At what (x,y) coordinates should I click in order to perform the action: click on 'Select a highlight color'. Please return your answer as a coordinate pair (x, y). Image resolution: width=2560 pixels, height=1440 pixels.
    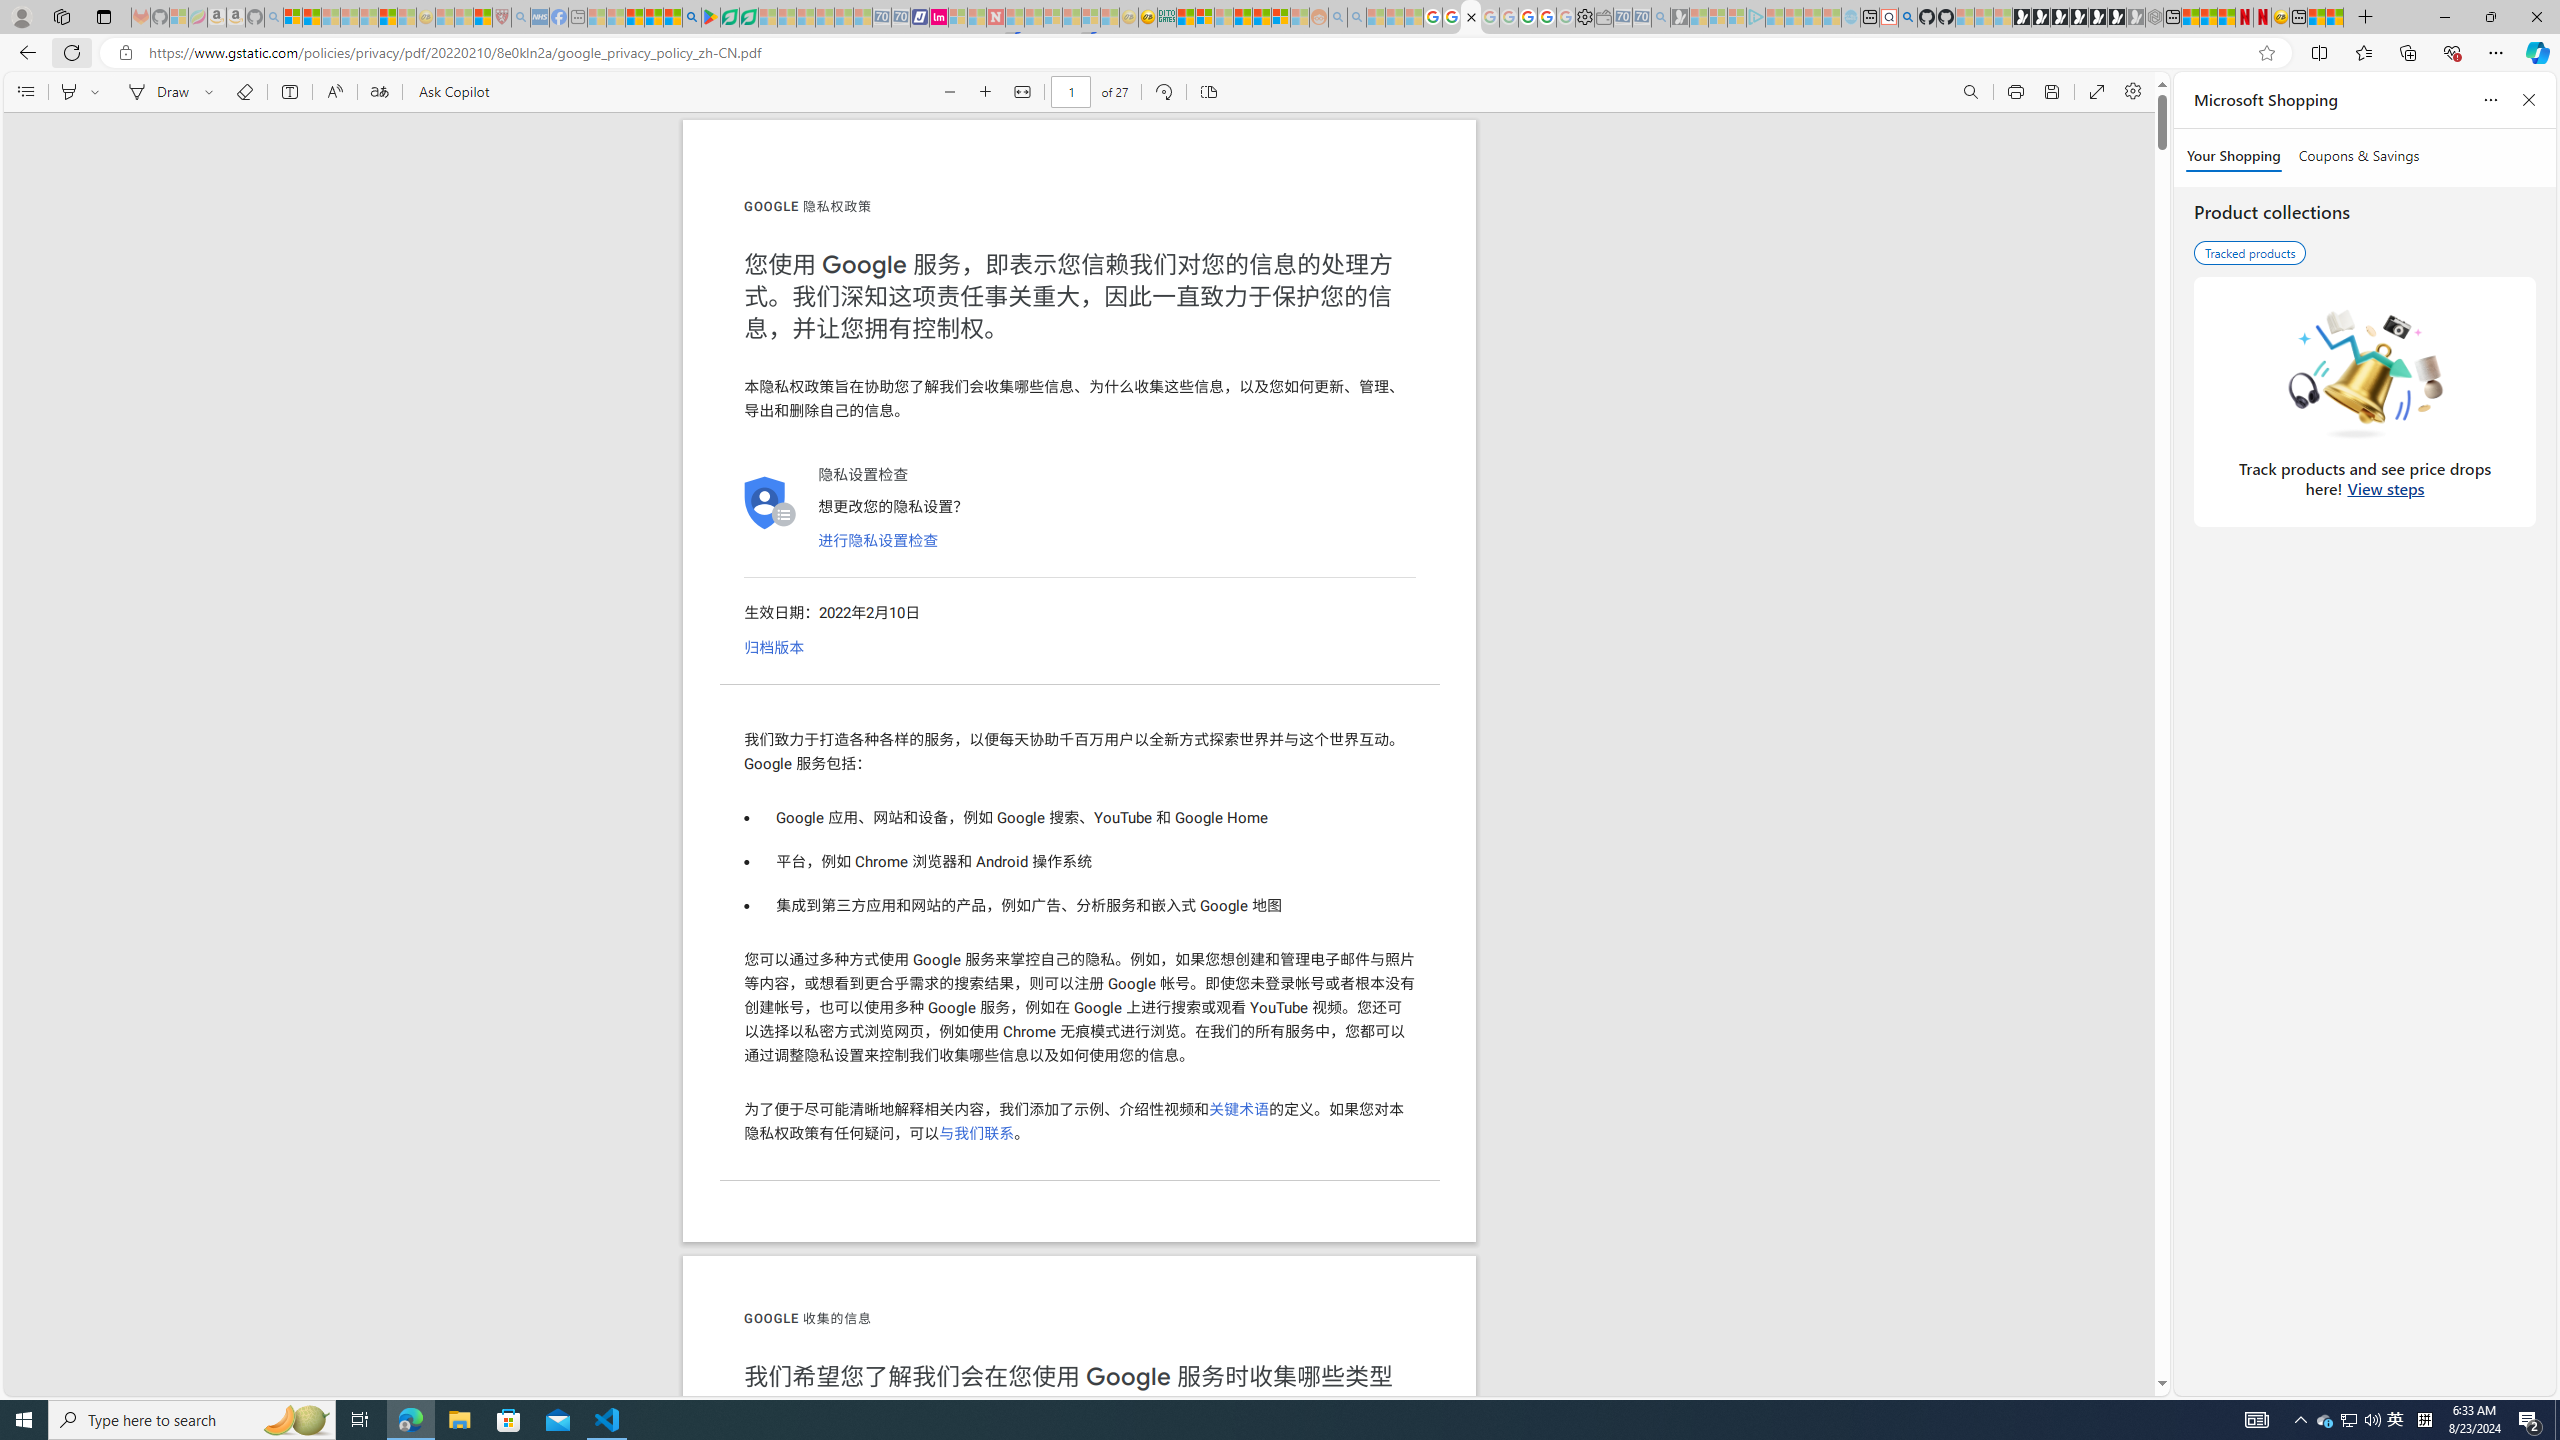
    Looking at the image, I should click on (97, 91).